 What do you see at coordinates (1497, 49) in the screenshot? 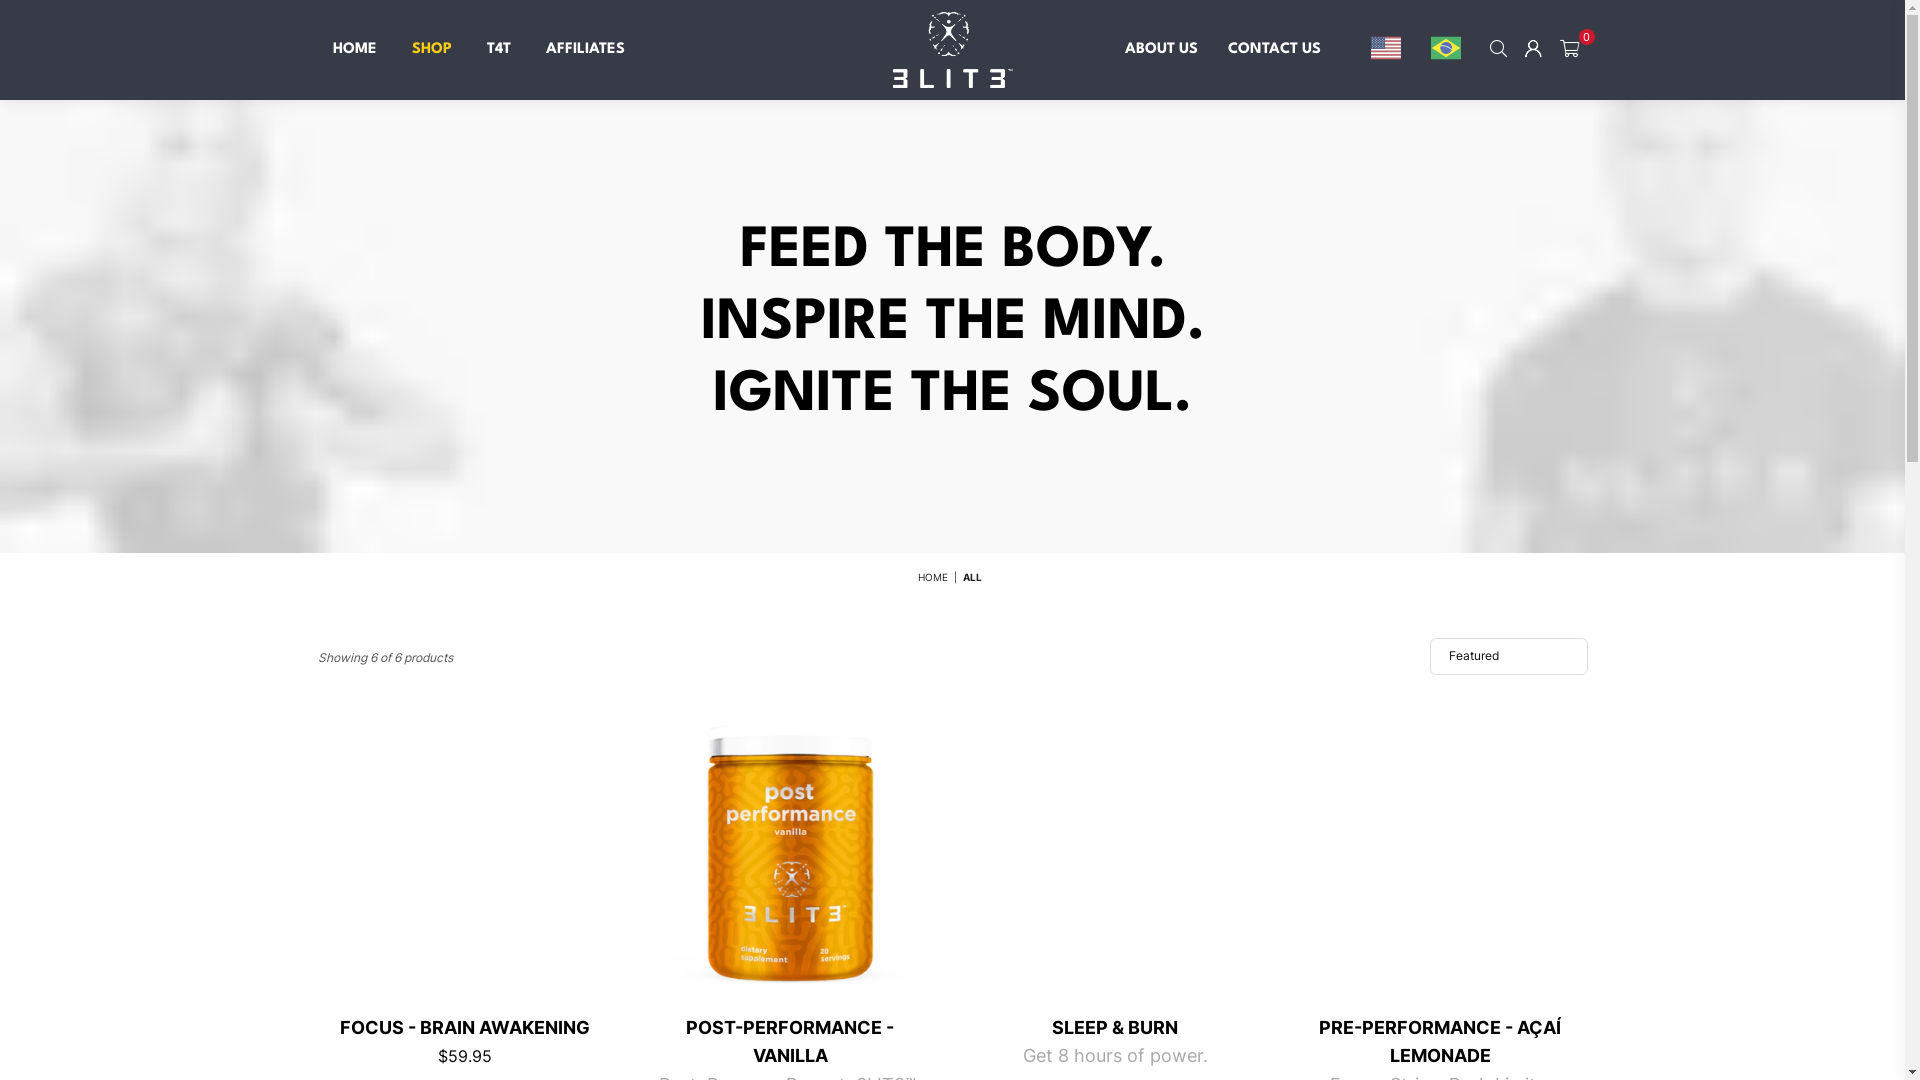
I see `'SEARCH'` at bounding box center [1497, 49].